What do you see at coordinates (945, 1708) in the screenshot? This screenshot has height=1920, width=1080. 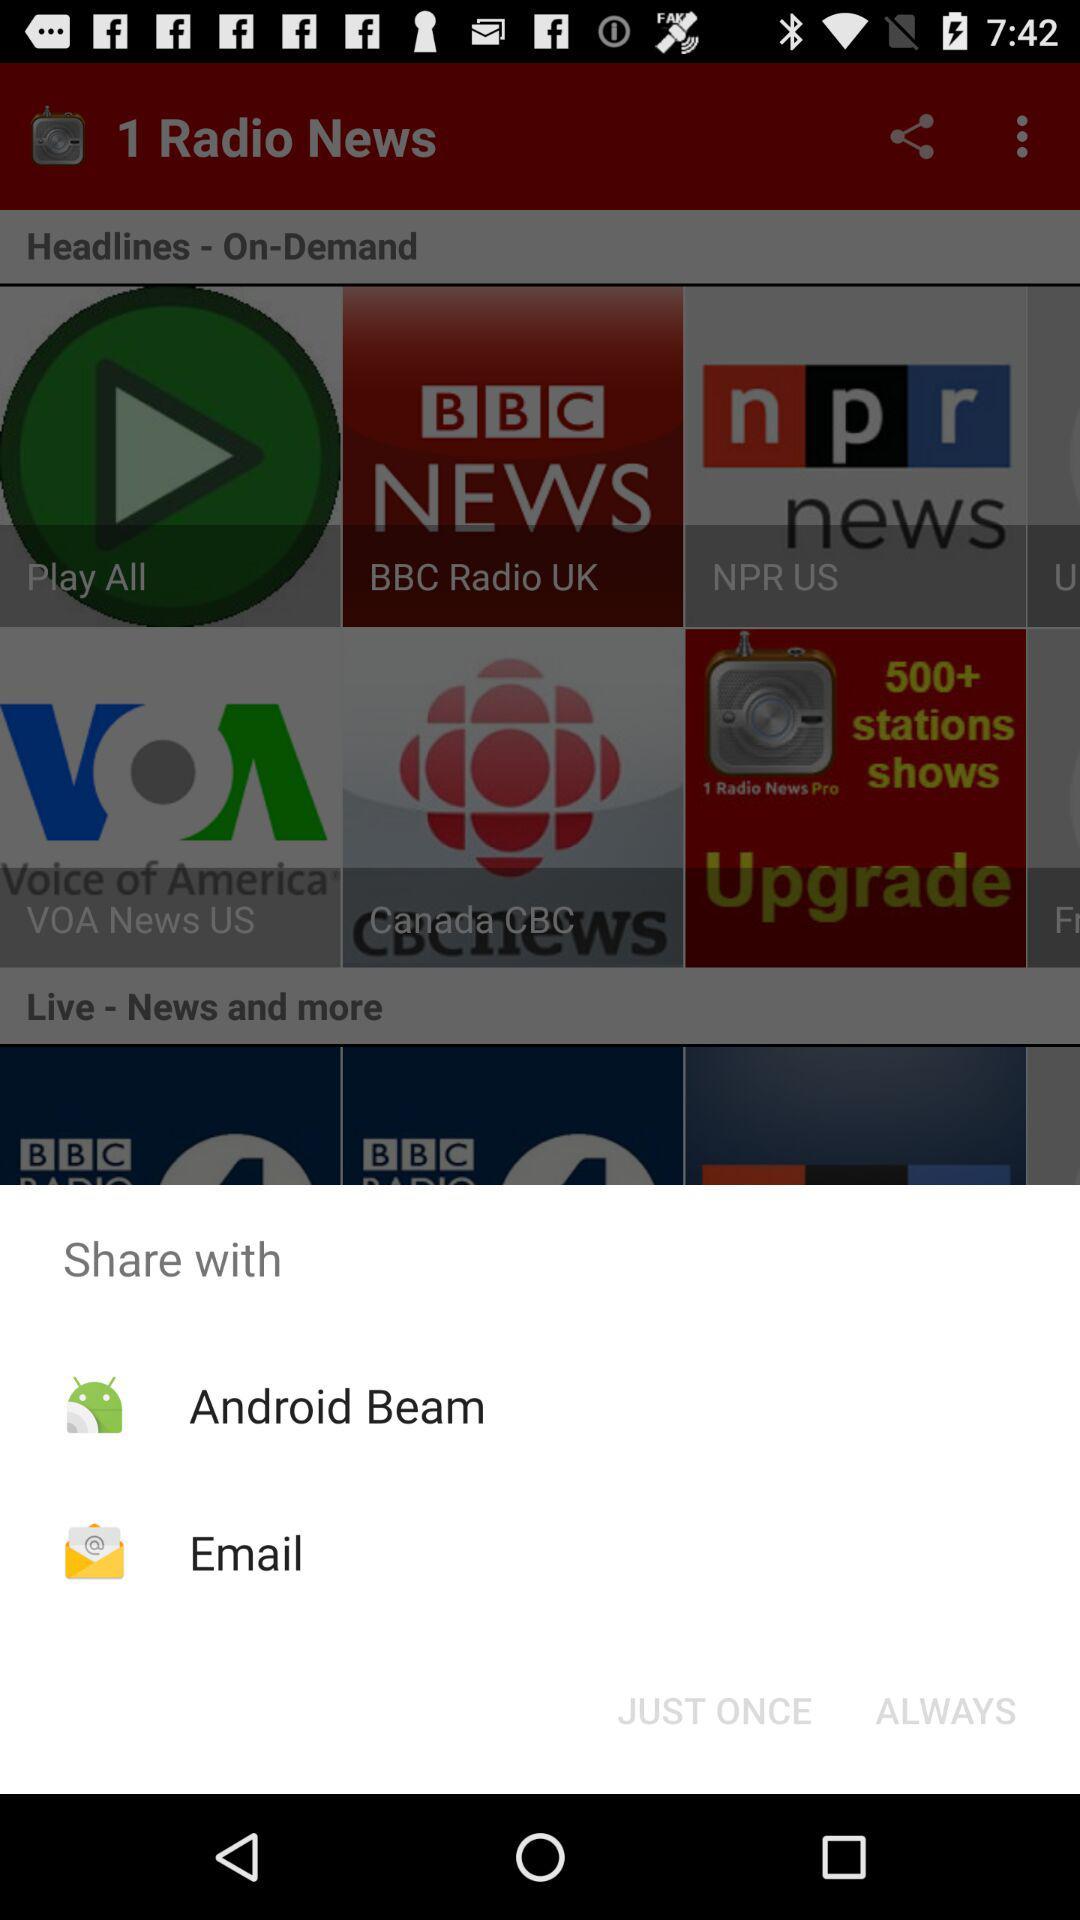 I see `icon below the share with app` at bounding box center [945, 1708].